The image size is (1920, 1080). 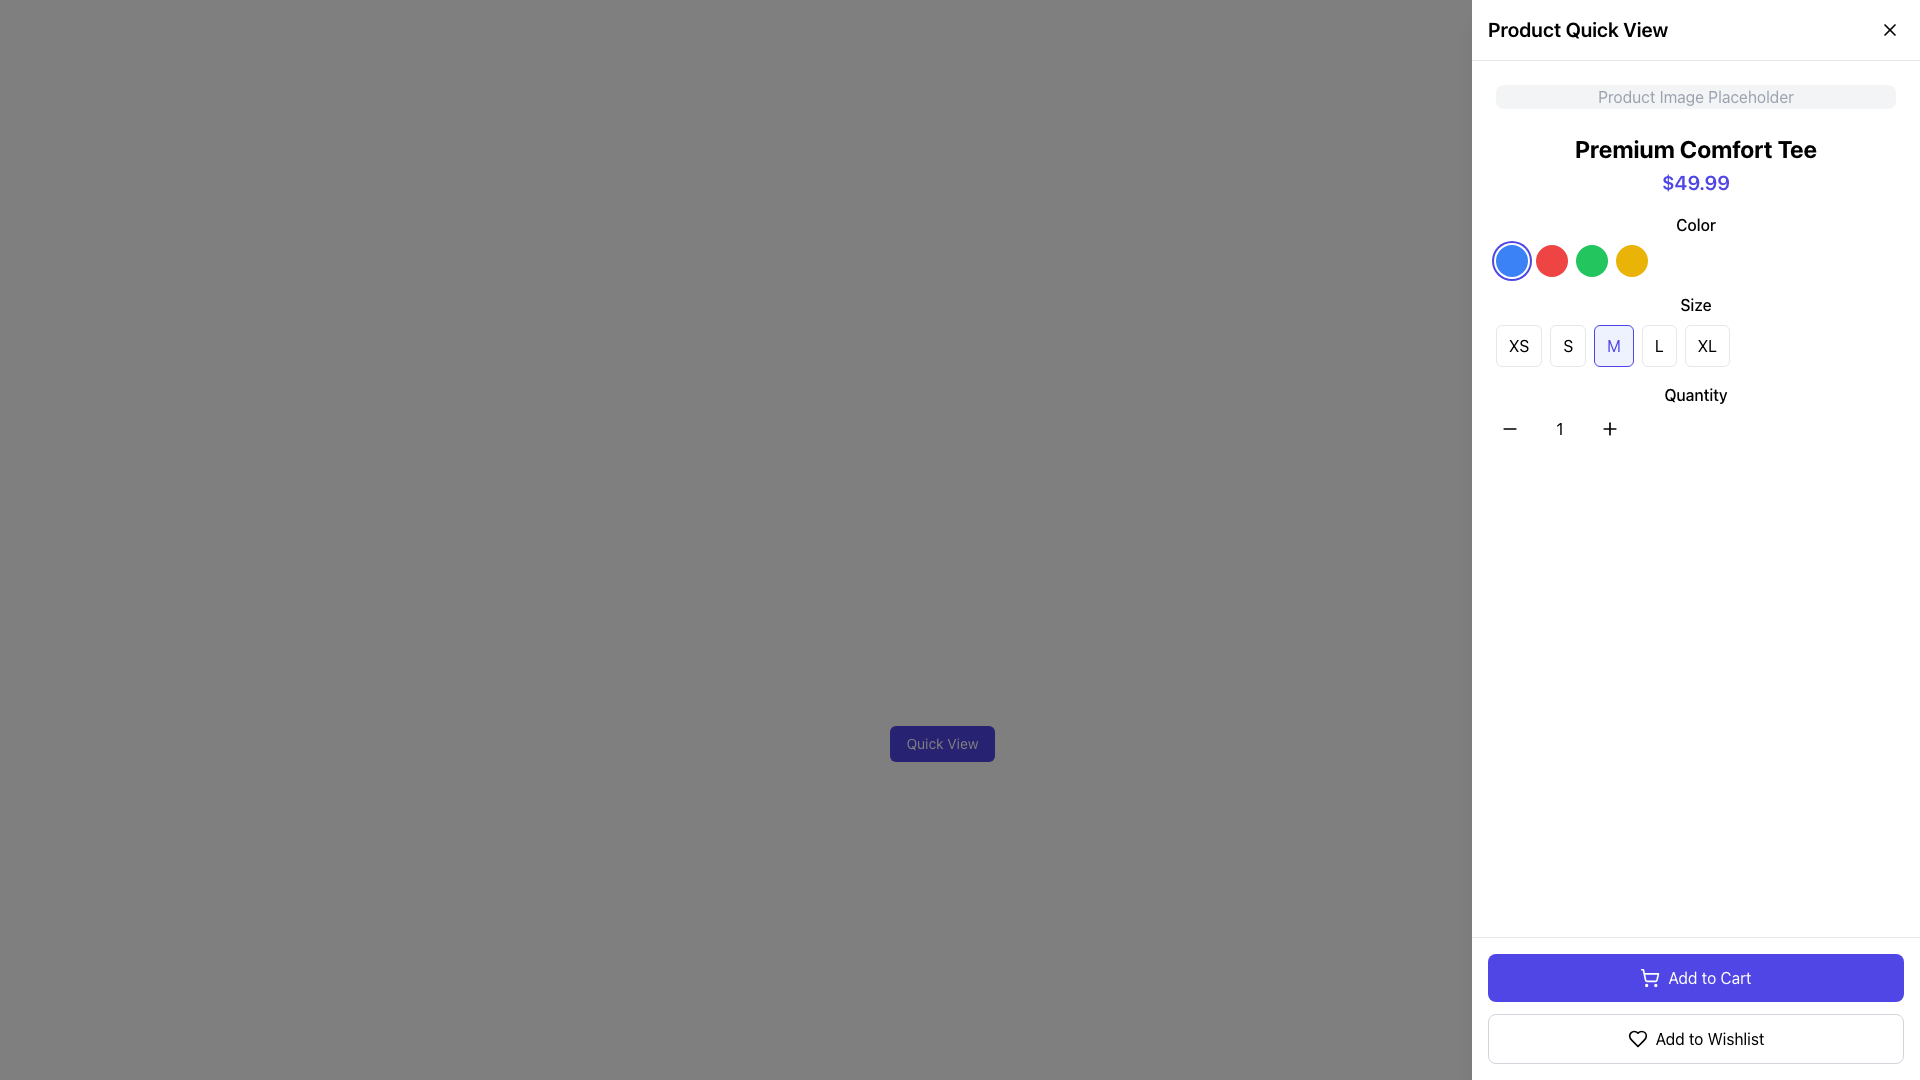 I want to click on the text label within the button that adds an item to the shopping cart, located at the bottom-right section of the page, so click(x=1708, y=977).